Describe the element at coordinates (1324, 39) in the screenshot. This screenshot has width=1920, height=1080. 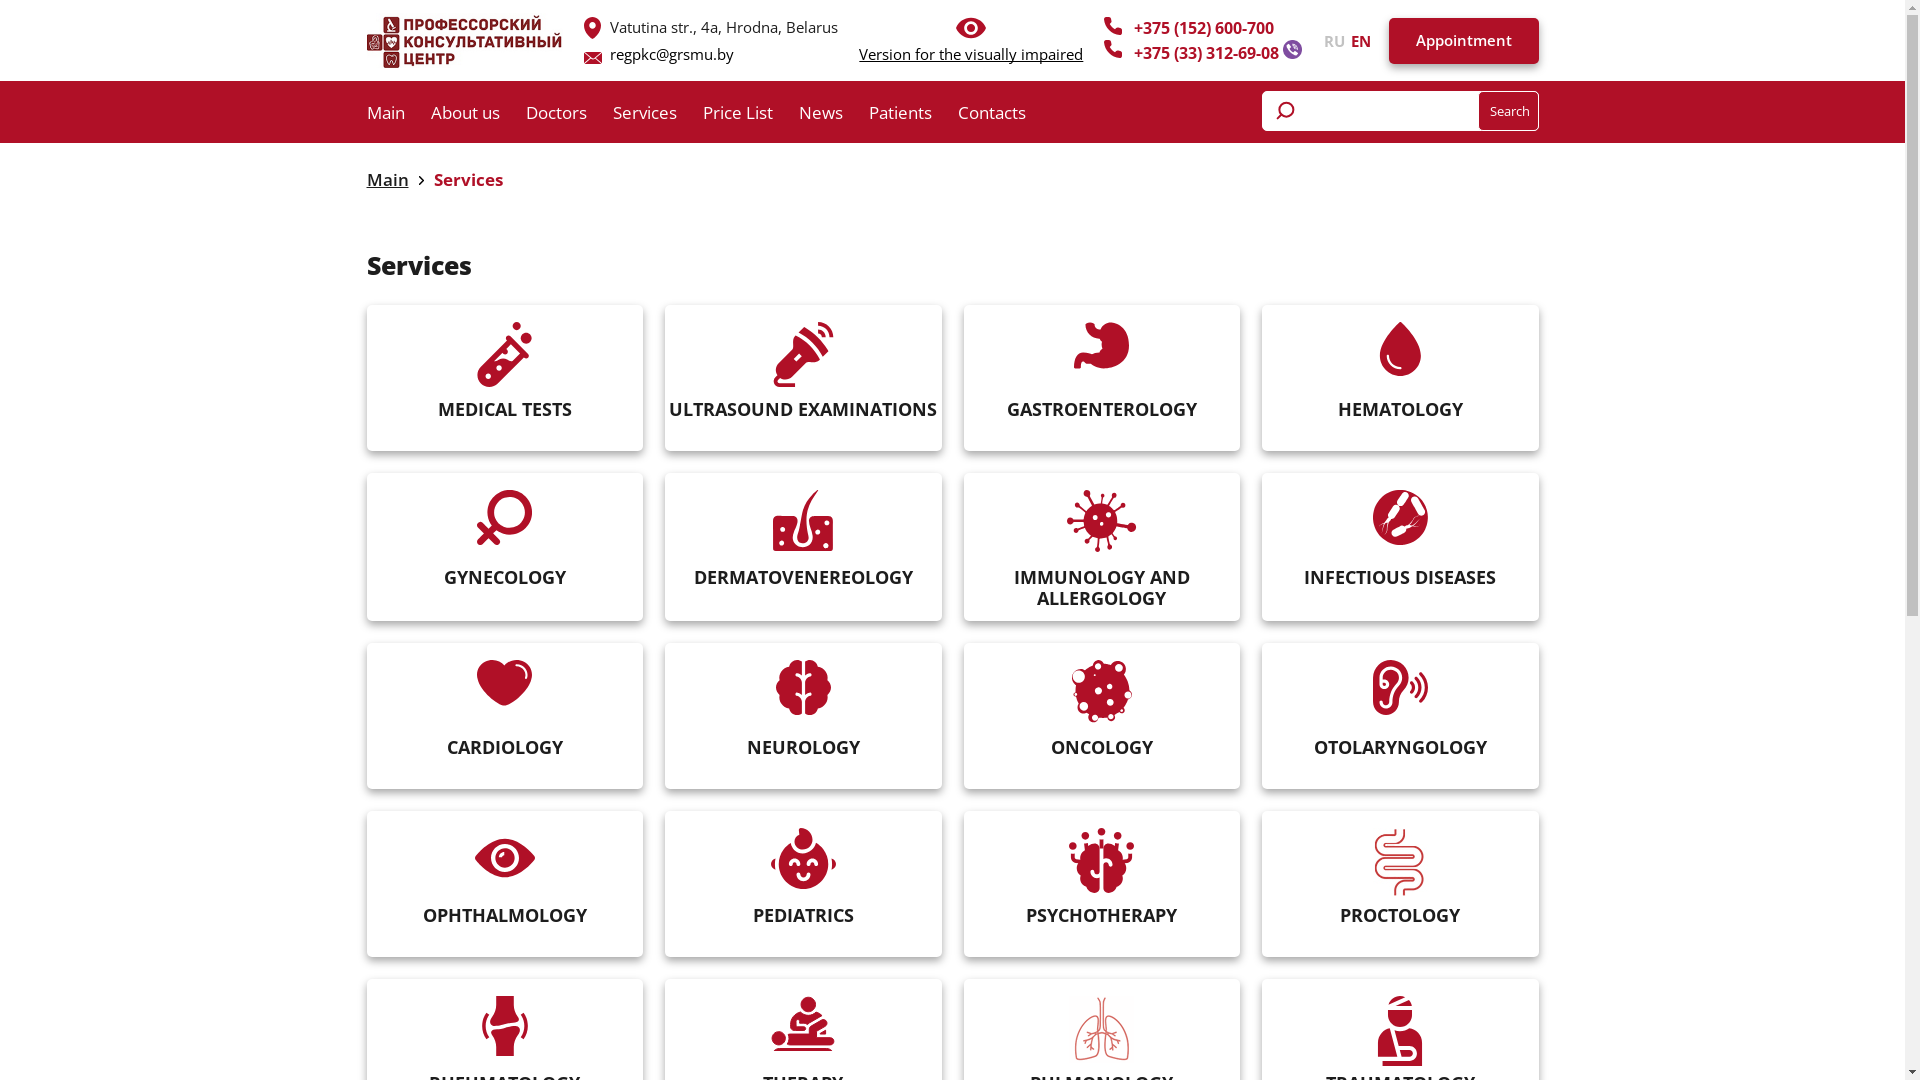
I see `'RU'` at that location.